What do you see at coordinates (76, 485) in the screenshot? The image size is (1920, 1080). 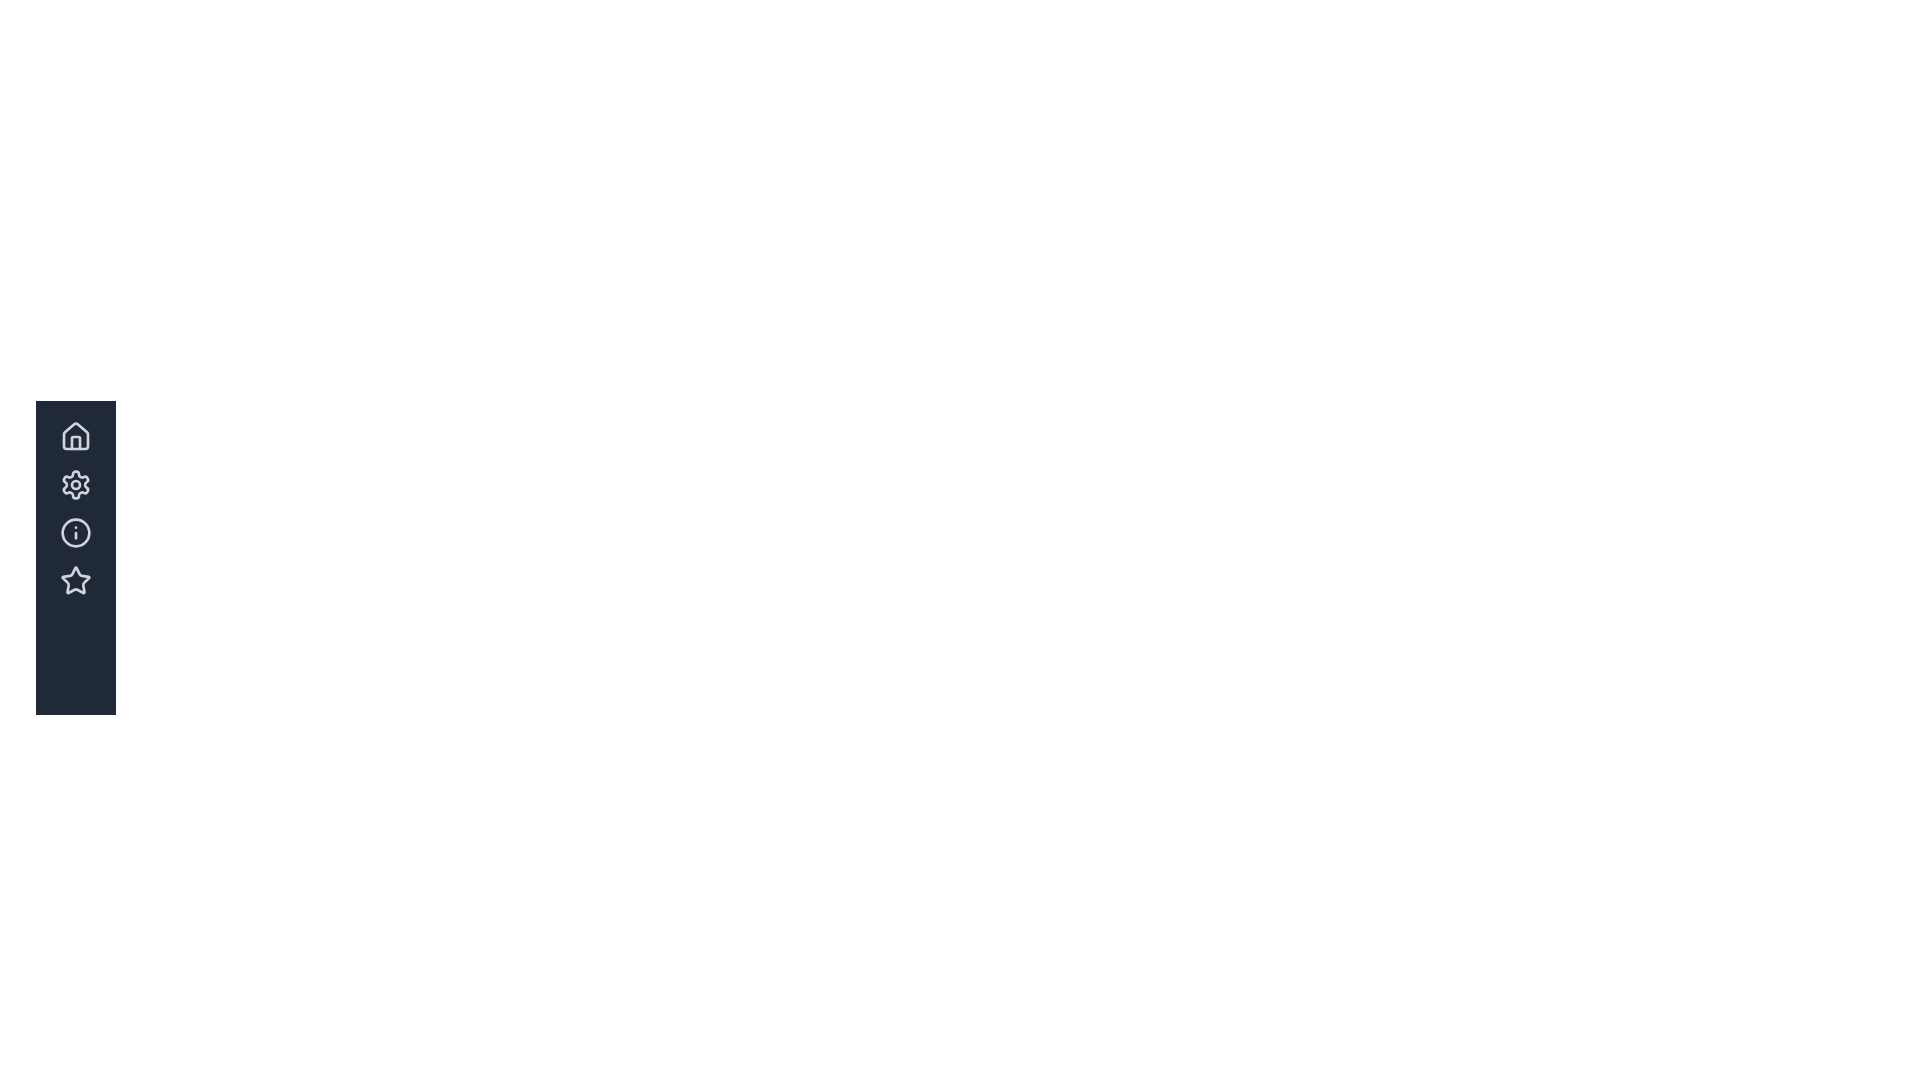 I see `the gear icon in the vertical navigation menu` at bounding box center [76, 485].